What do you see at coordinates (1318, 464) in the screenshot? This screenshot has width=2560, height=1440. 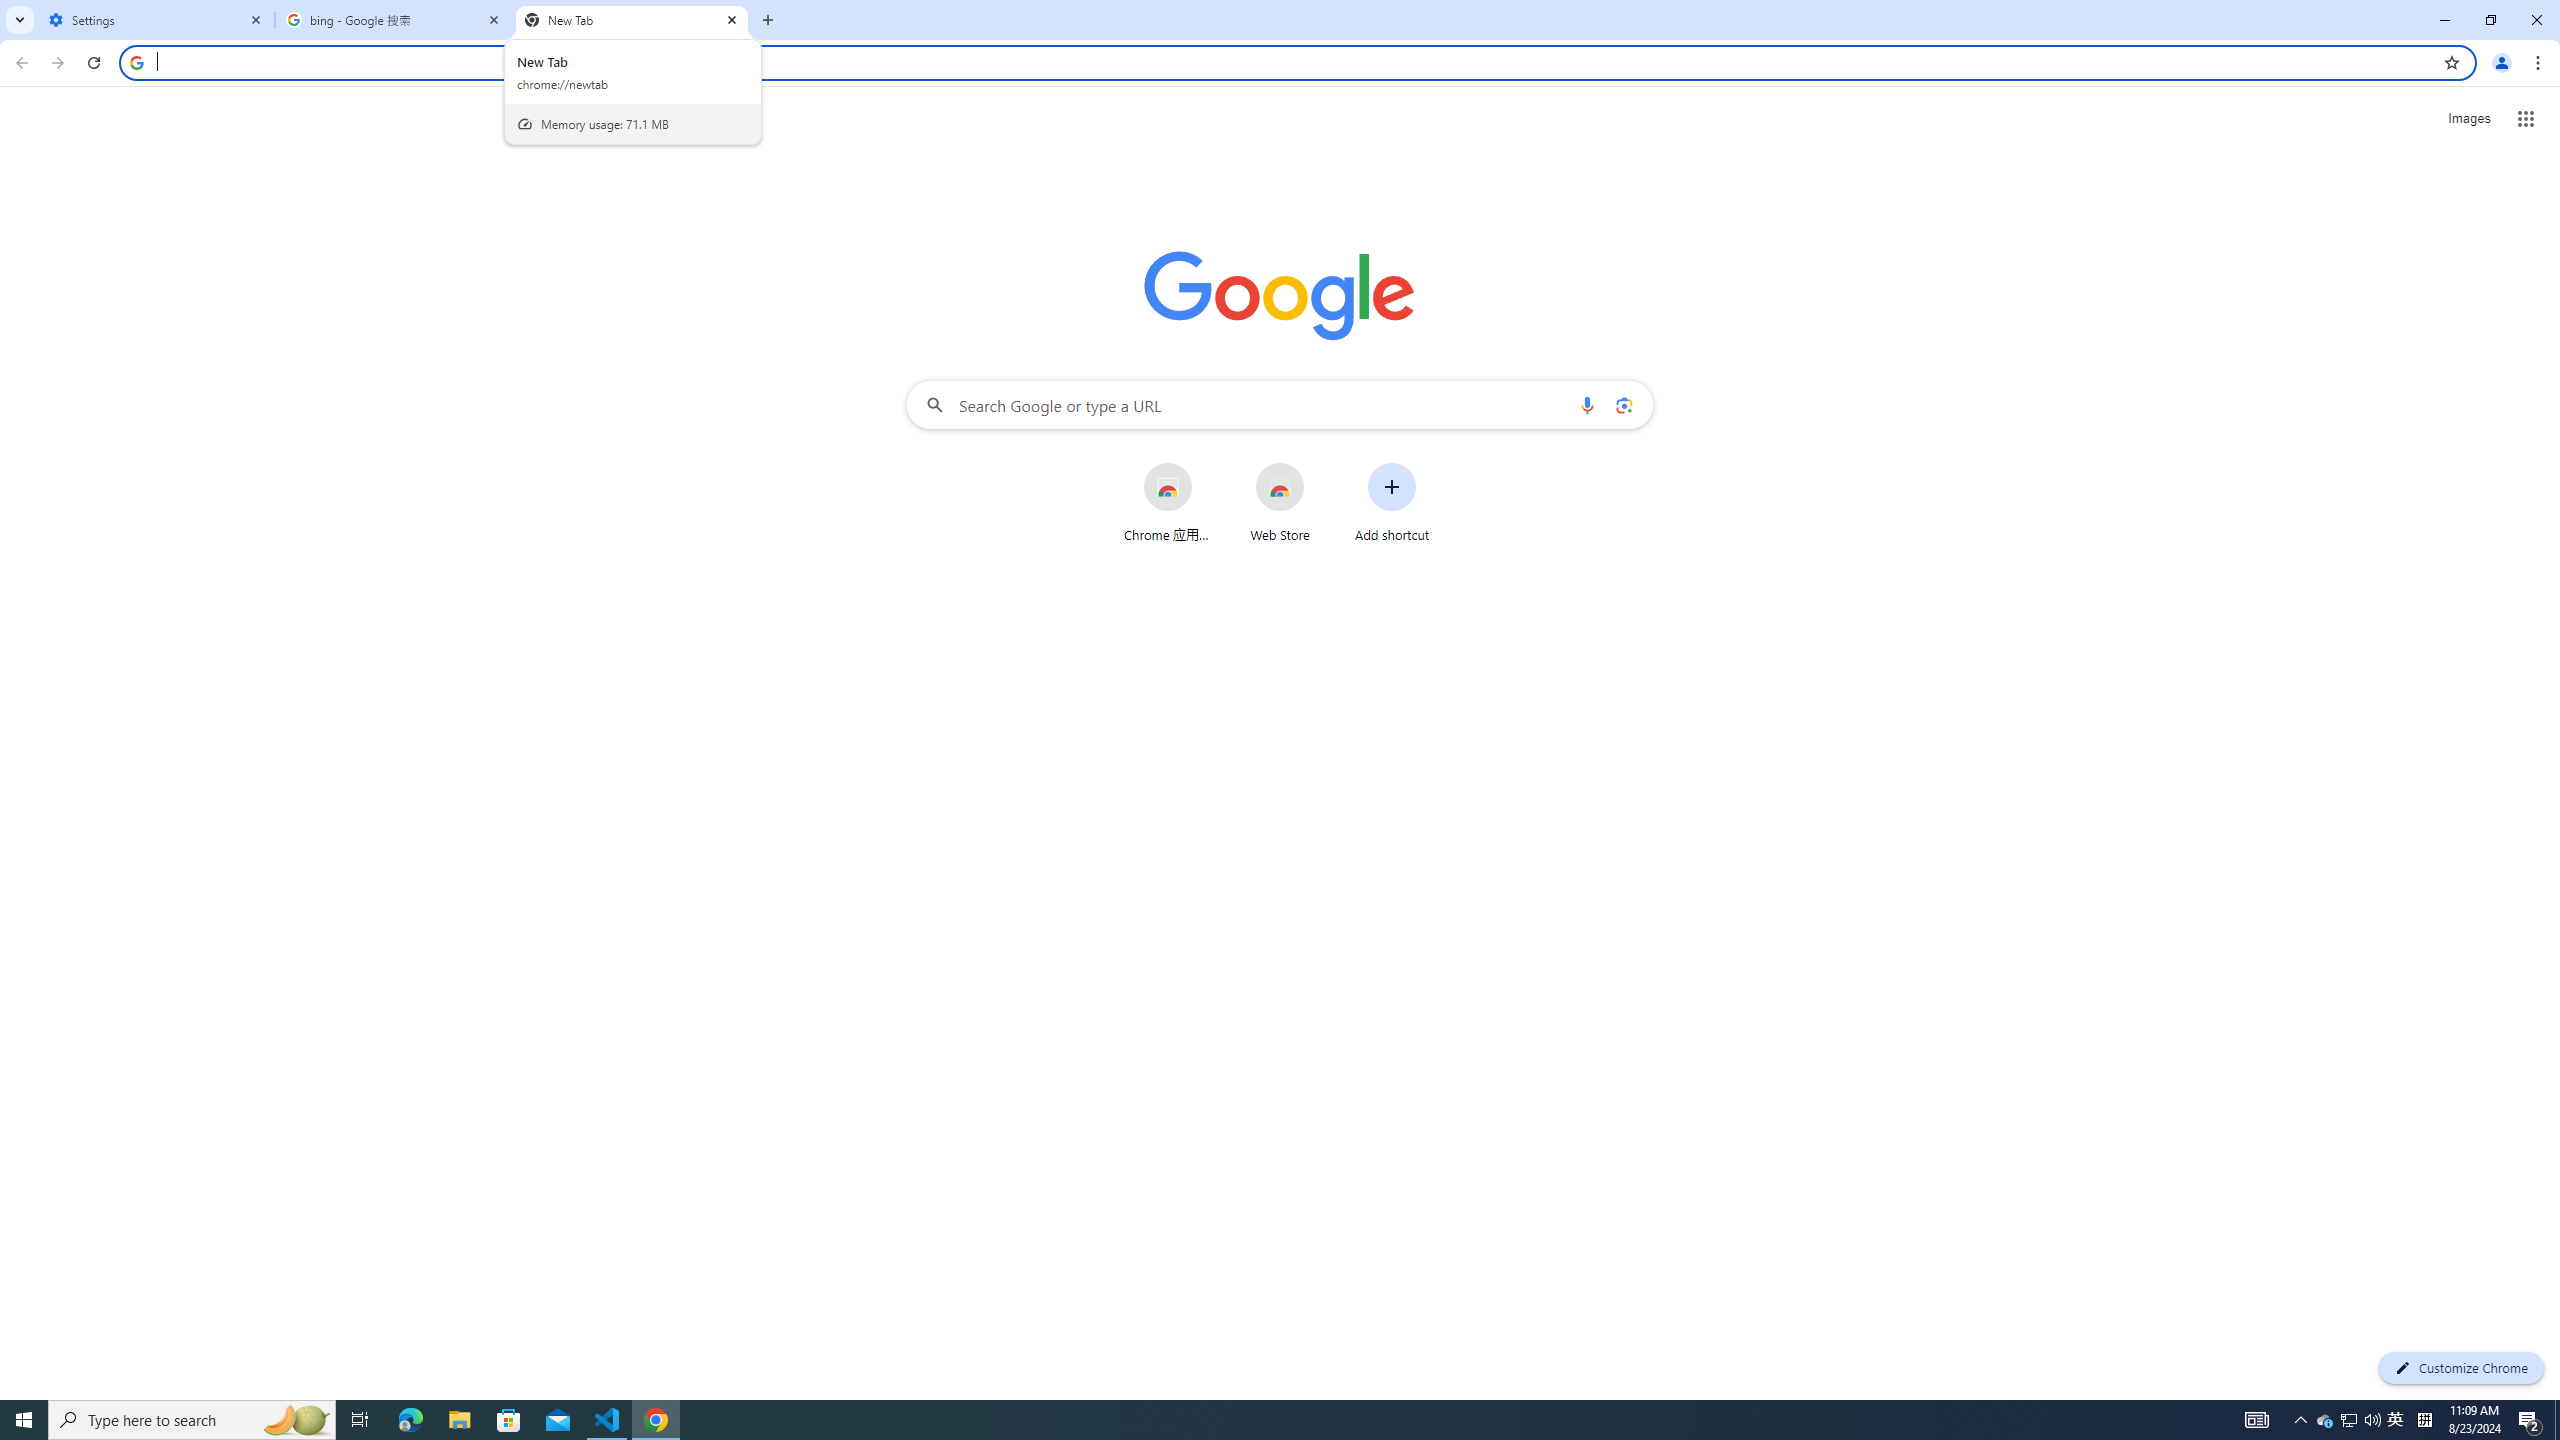 I see `'More actions for Web Store shortcut'` at bounding box center [1318, 464].